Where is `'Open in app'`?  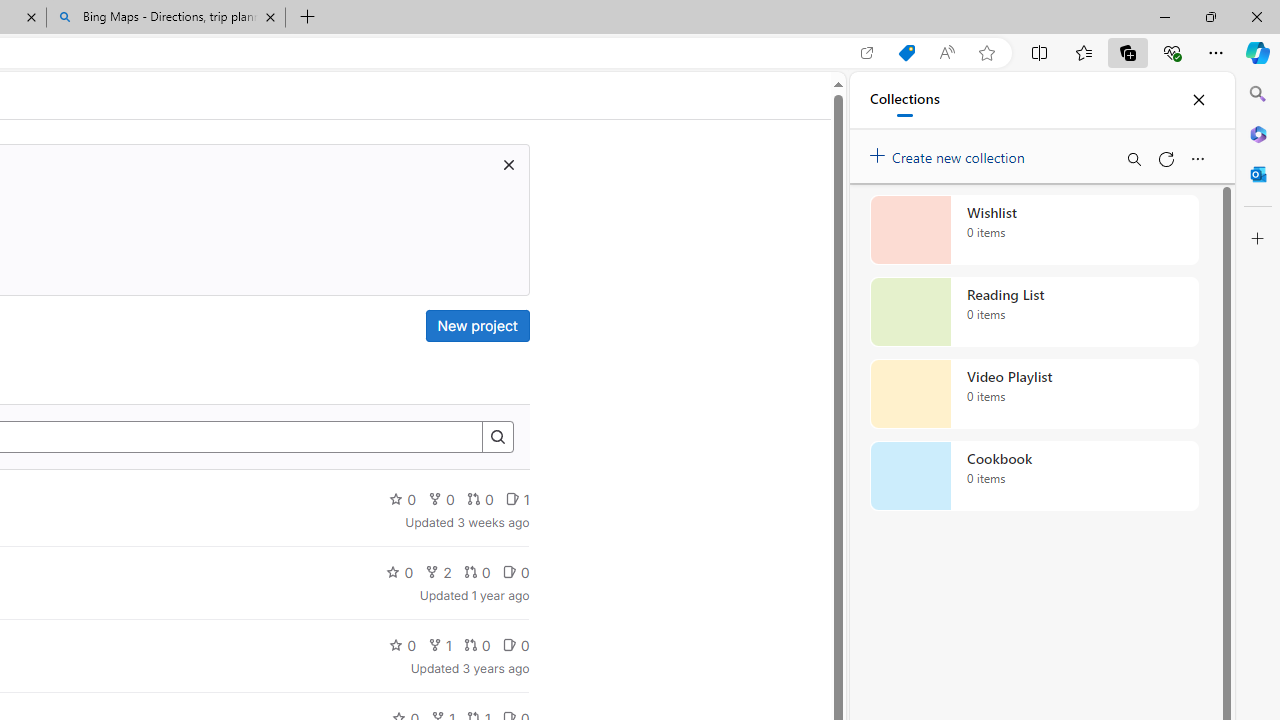 'Open in app' is located at coordinates (867, 52).